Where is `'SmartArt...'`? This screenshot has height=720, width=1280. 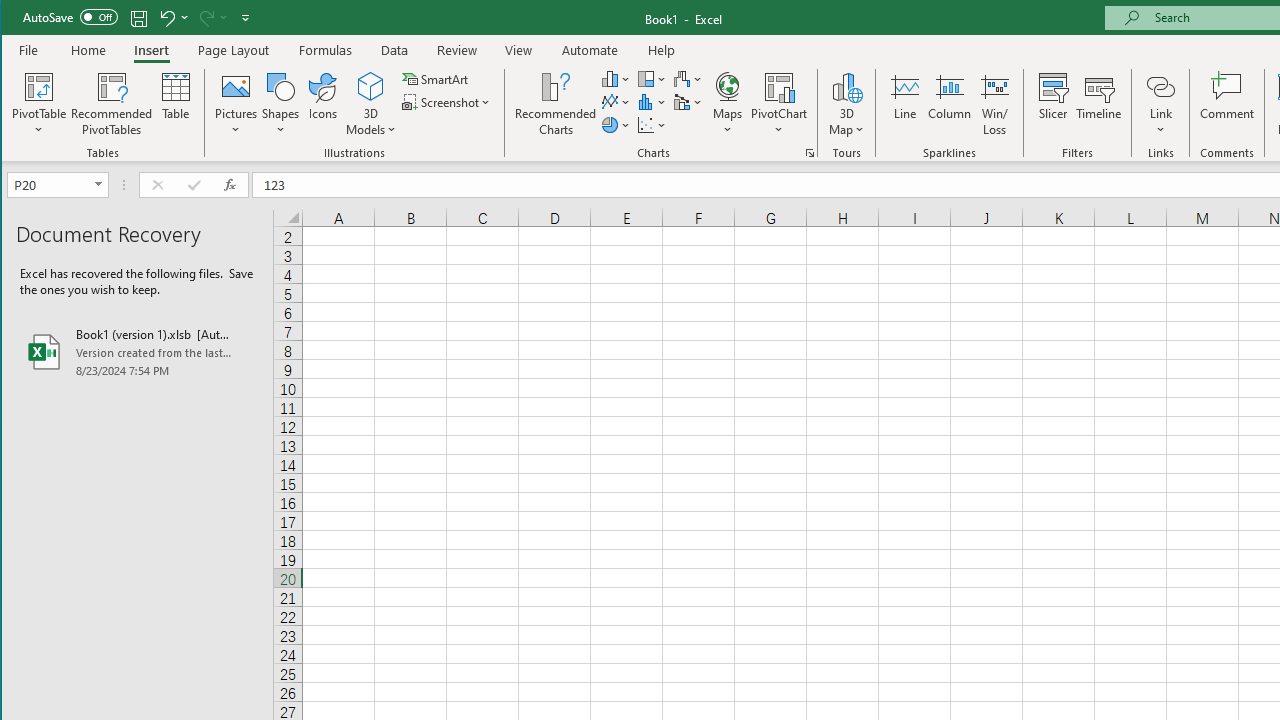
'SmartArt...' is located at coordinates (436, 78).